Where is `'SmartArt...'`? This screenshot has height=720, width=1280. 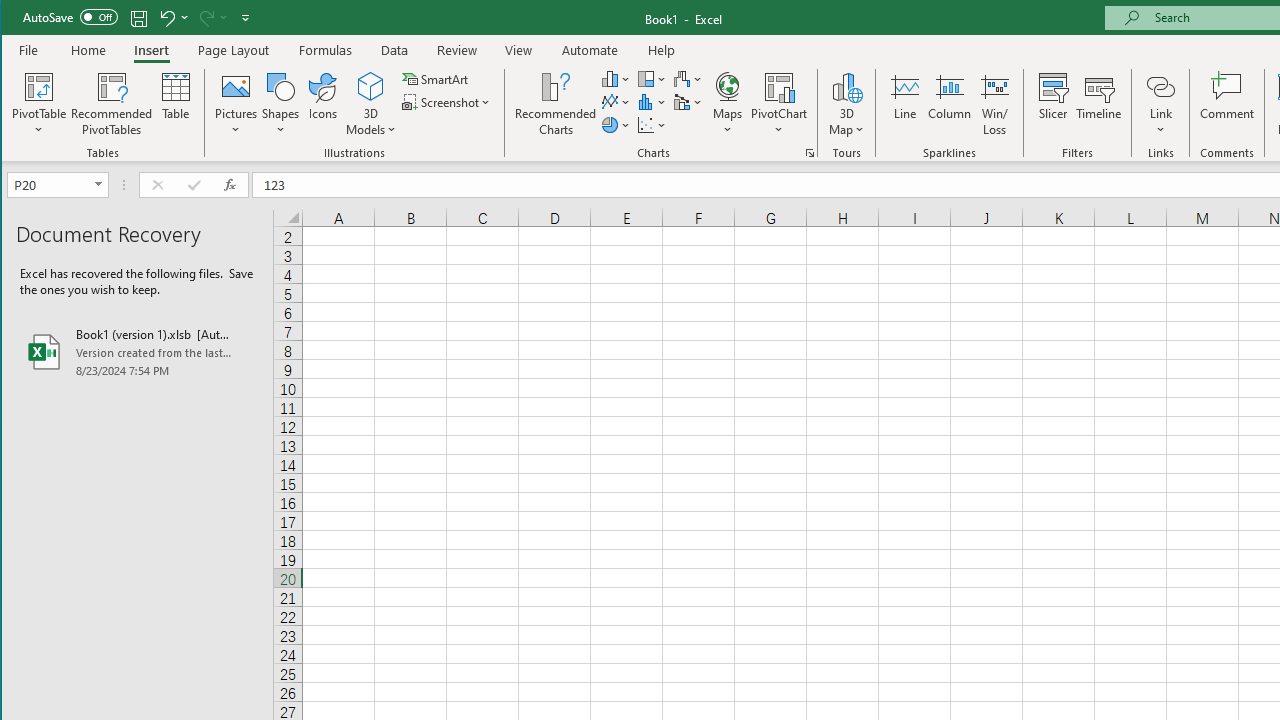
'SmartArt...' is located at coordinates (436, 78).